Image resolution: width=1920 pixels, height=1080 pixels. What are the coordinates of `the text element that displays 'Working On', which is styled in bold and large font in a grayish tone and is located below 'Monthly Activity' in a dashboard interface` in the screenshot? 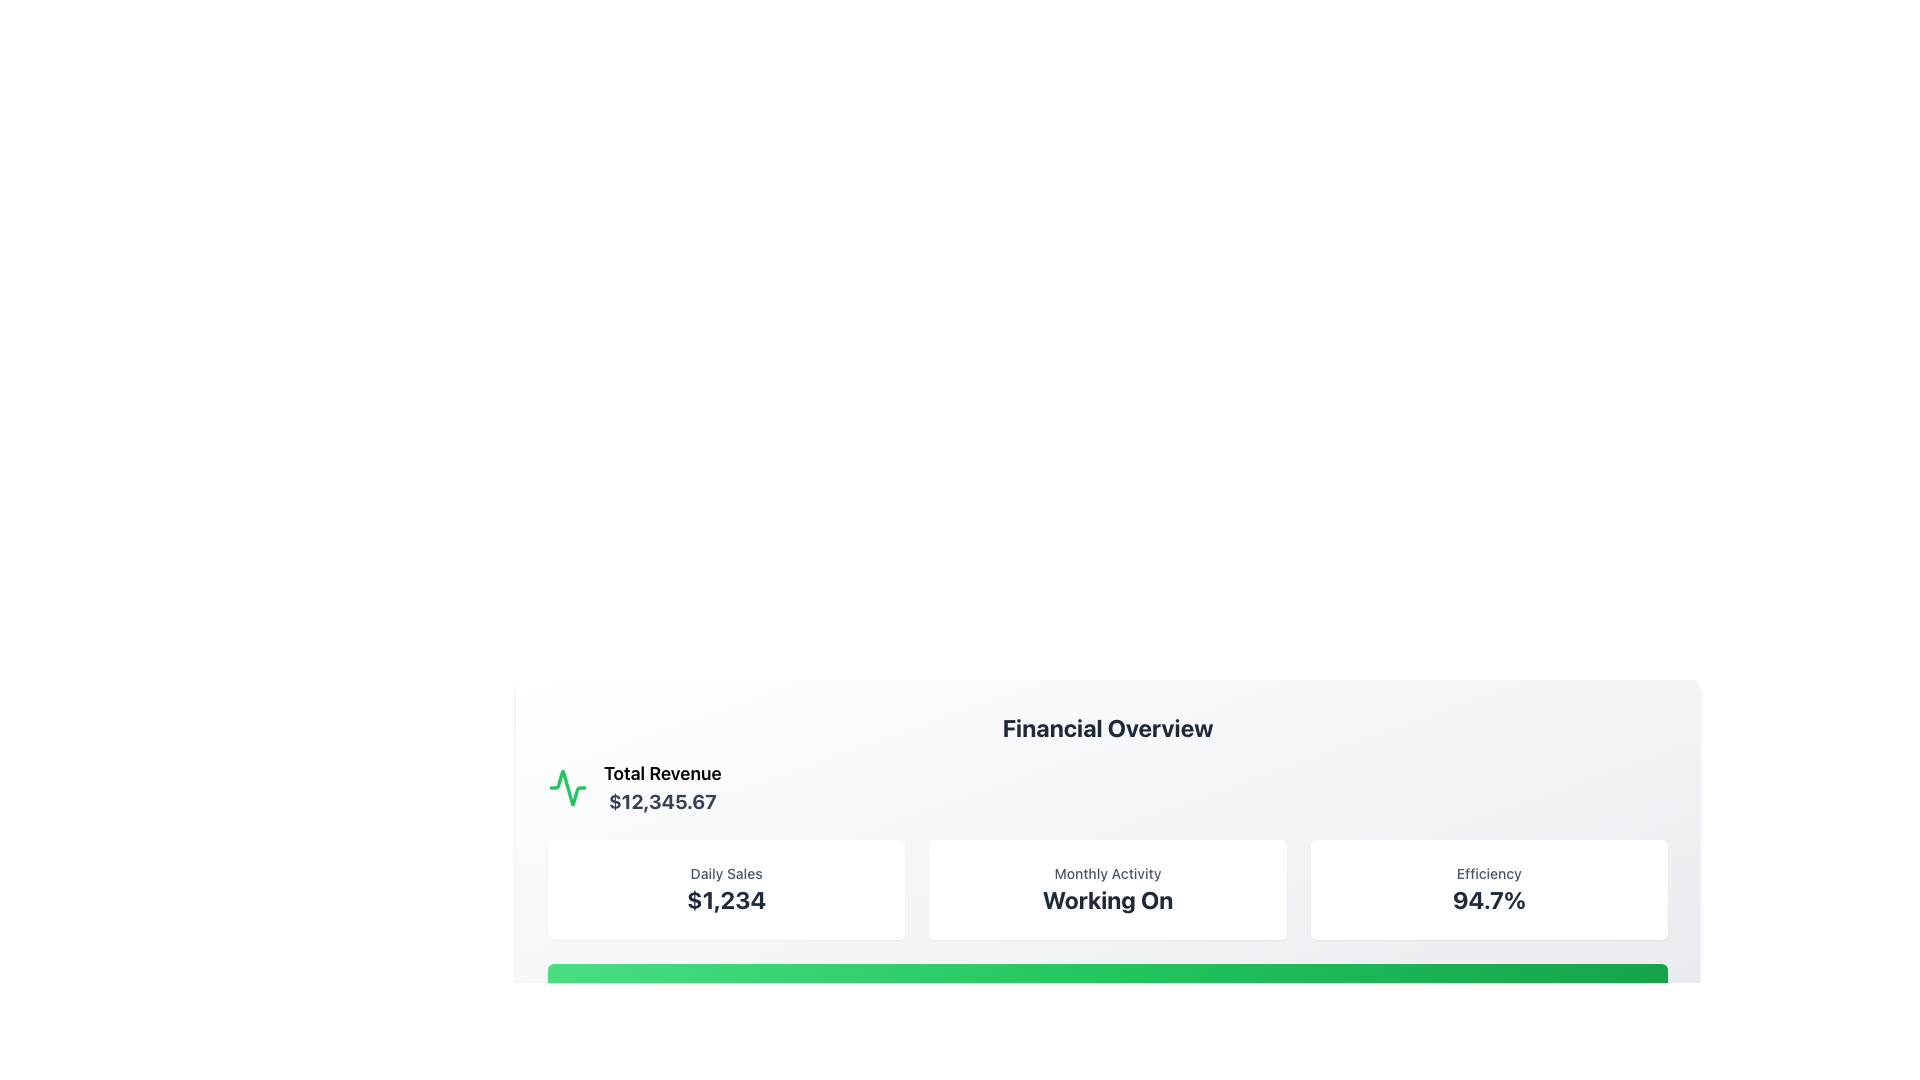 It's located at (1107, 898).